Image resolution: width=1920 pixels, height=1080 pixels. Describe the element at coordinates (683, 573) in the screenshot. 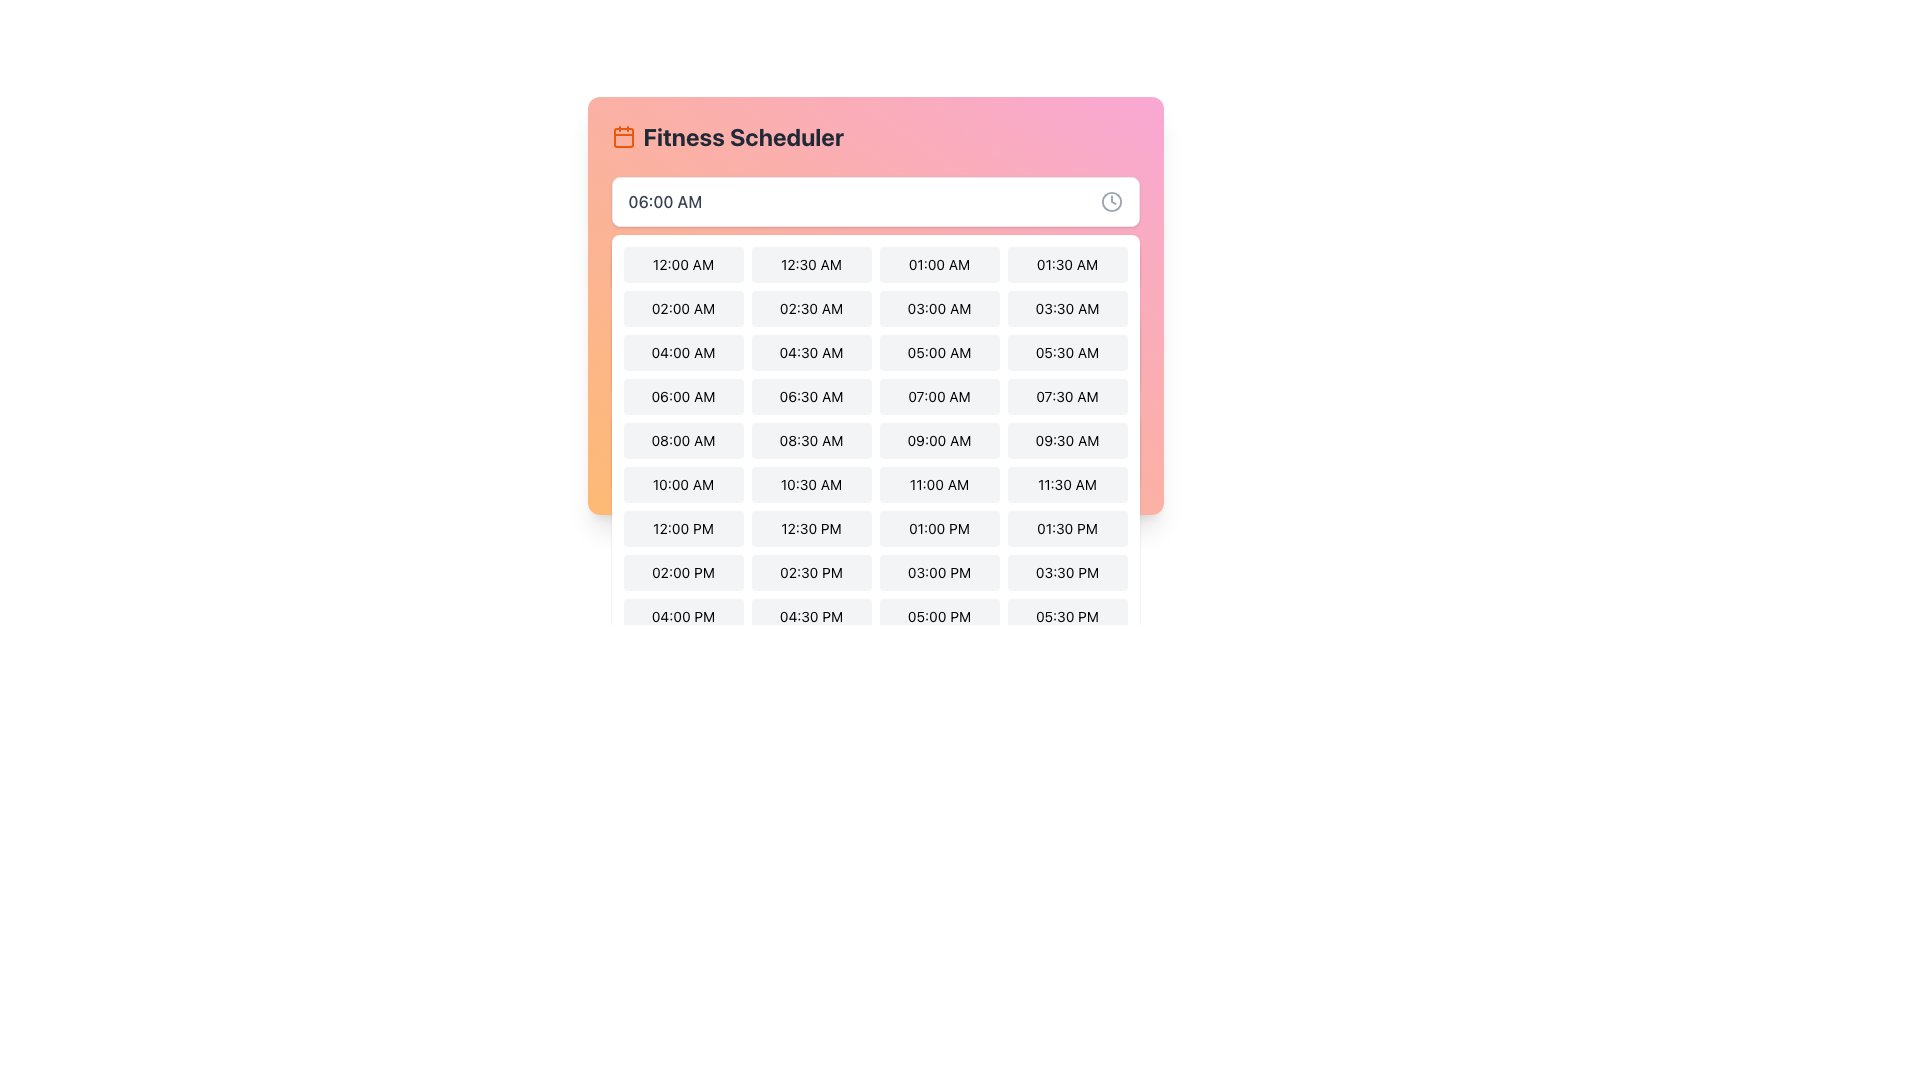

I see `the button displaying '02:00 PM'` at that location.